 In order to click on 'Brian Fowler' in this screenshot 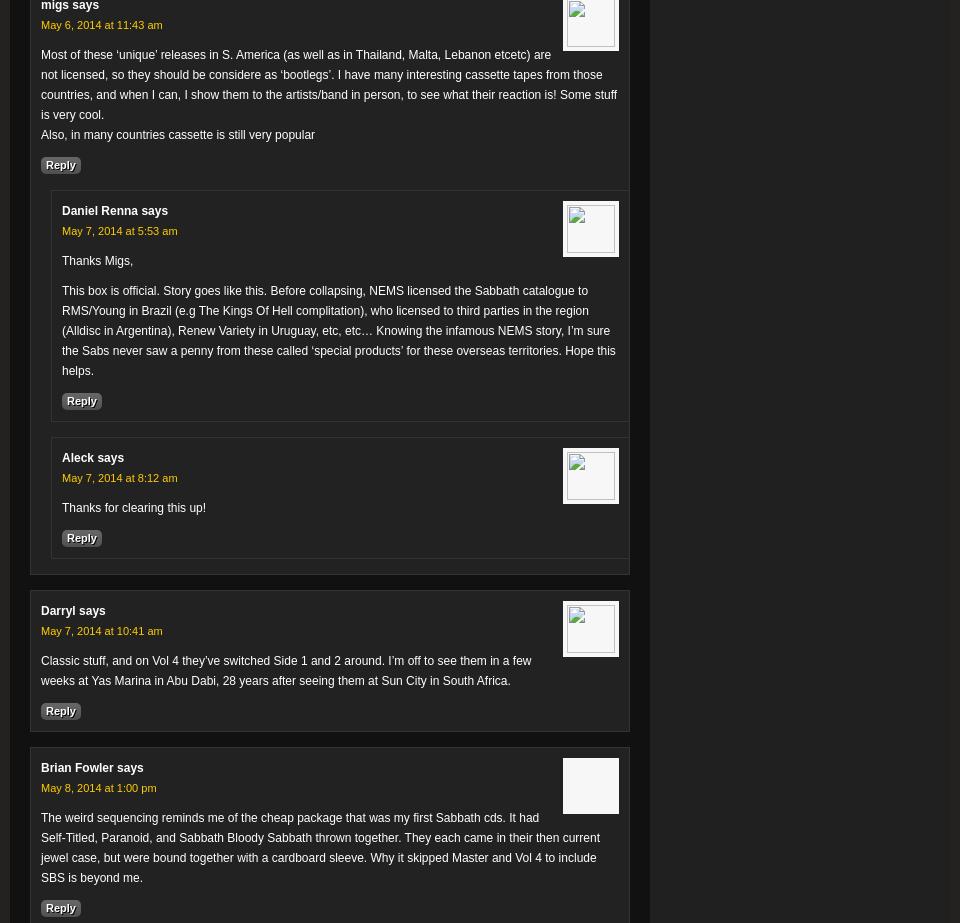, I will do `click(76, 767)`.